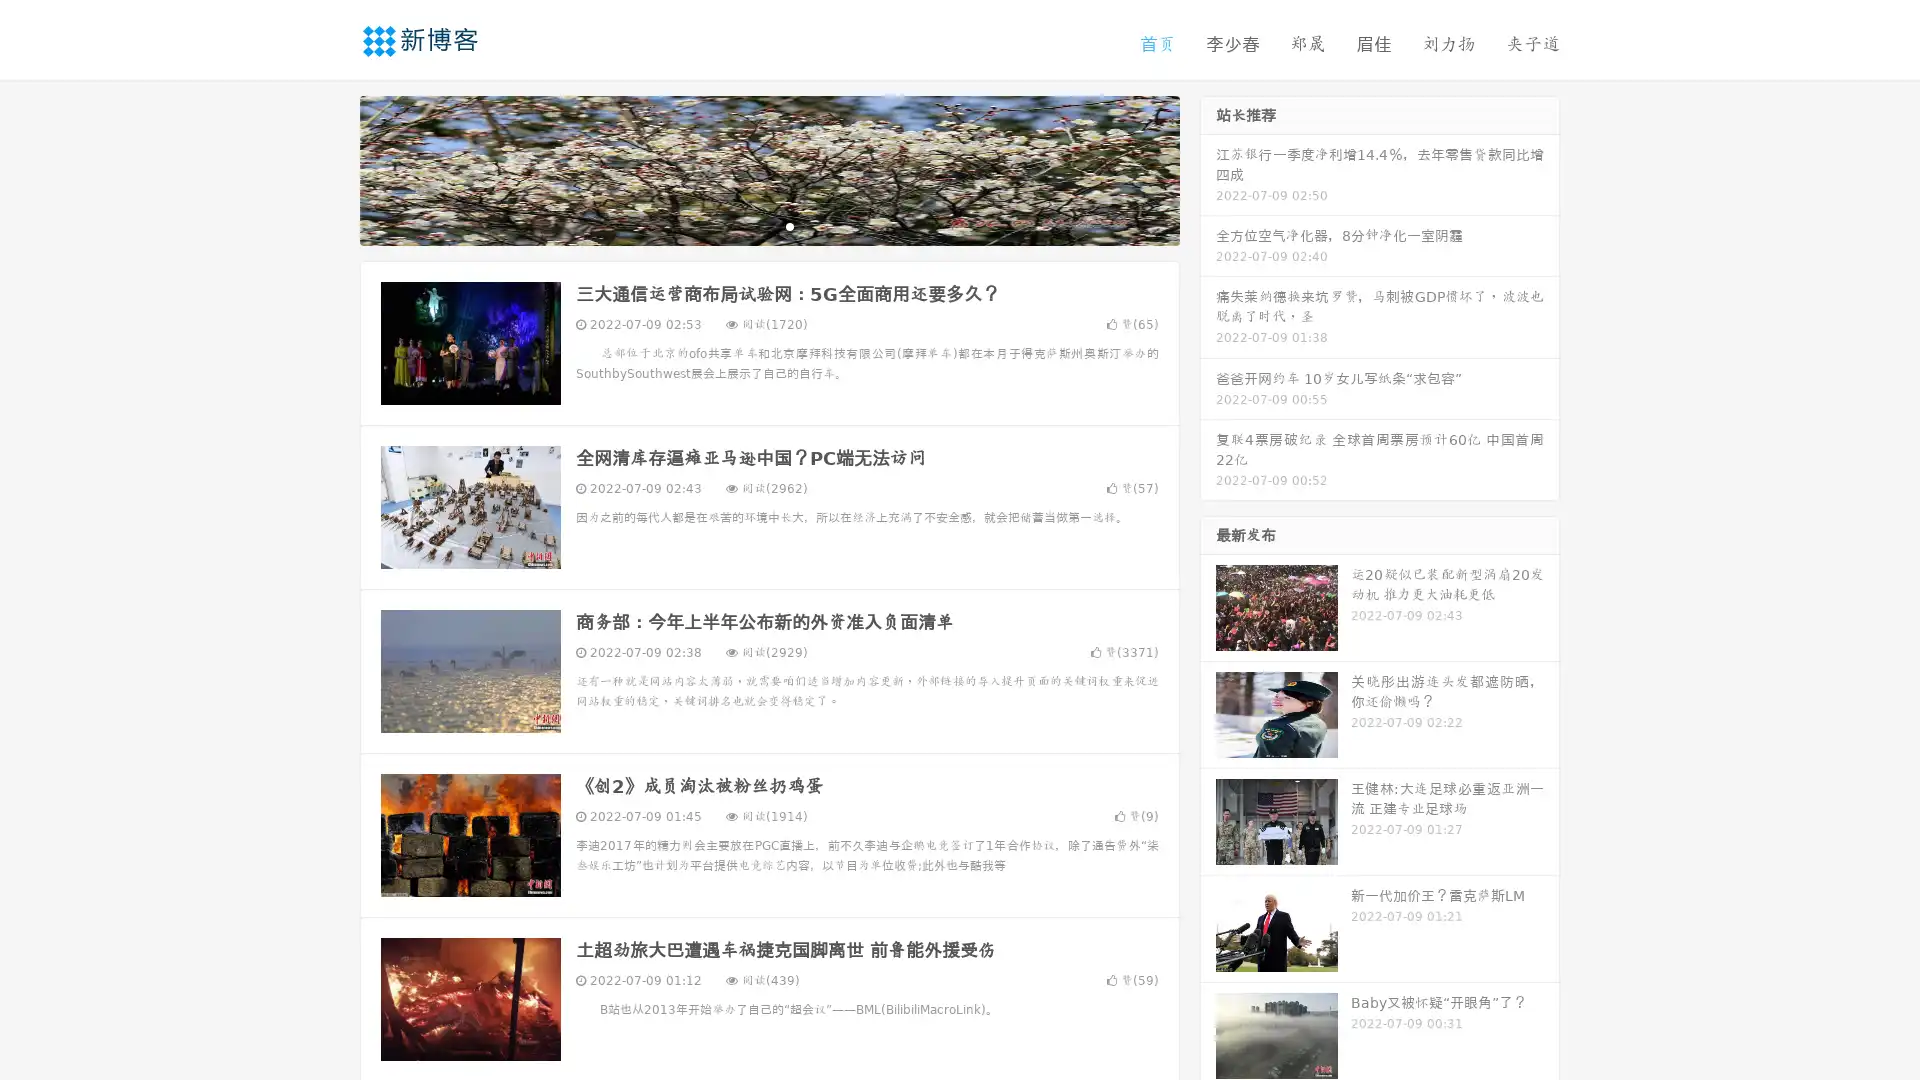  Describe the element at coordinates (768, 225) in the screenshot. I see `Go to slide 2` at that location.